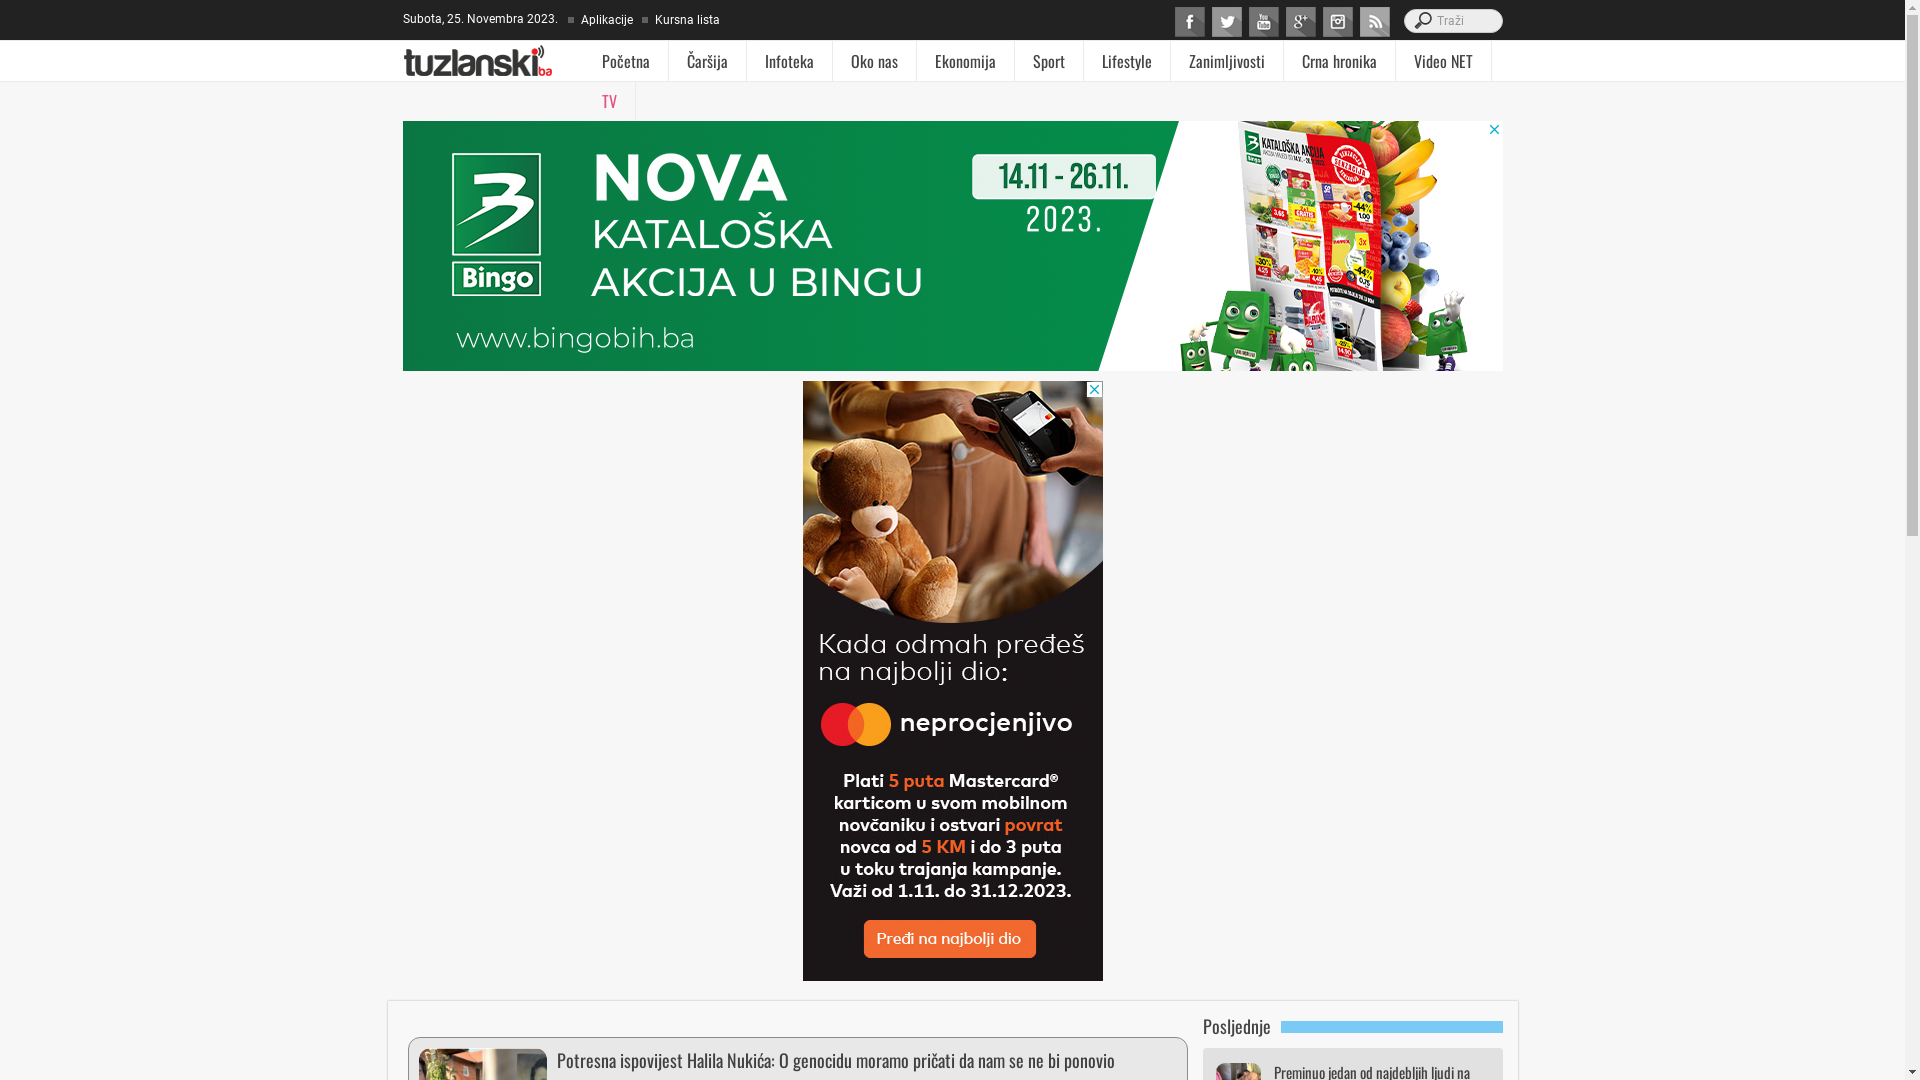 This screenshot has width=1920, height=1080. I want to click on 'Lifestyle', so click(1127, 60).